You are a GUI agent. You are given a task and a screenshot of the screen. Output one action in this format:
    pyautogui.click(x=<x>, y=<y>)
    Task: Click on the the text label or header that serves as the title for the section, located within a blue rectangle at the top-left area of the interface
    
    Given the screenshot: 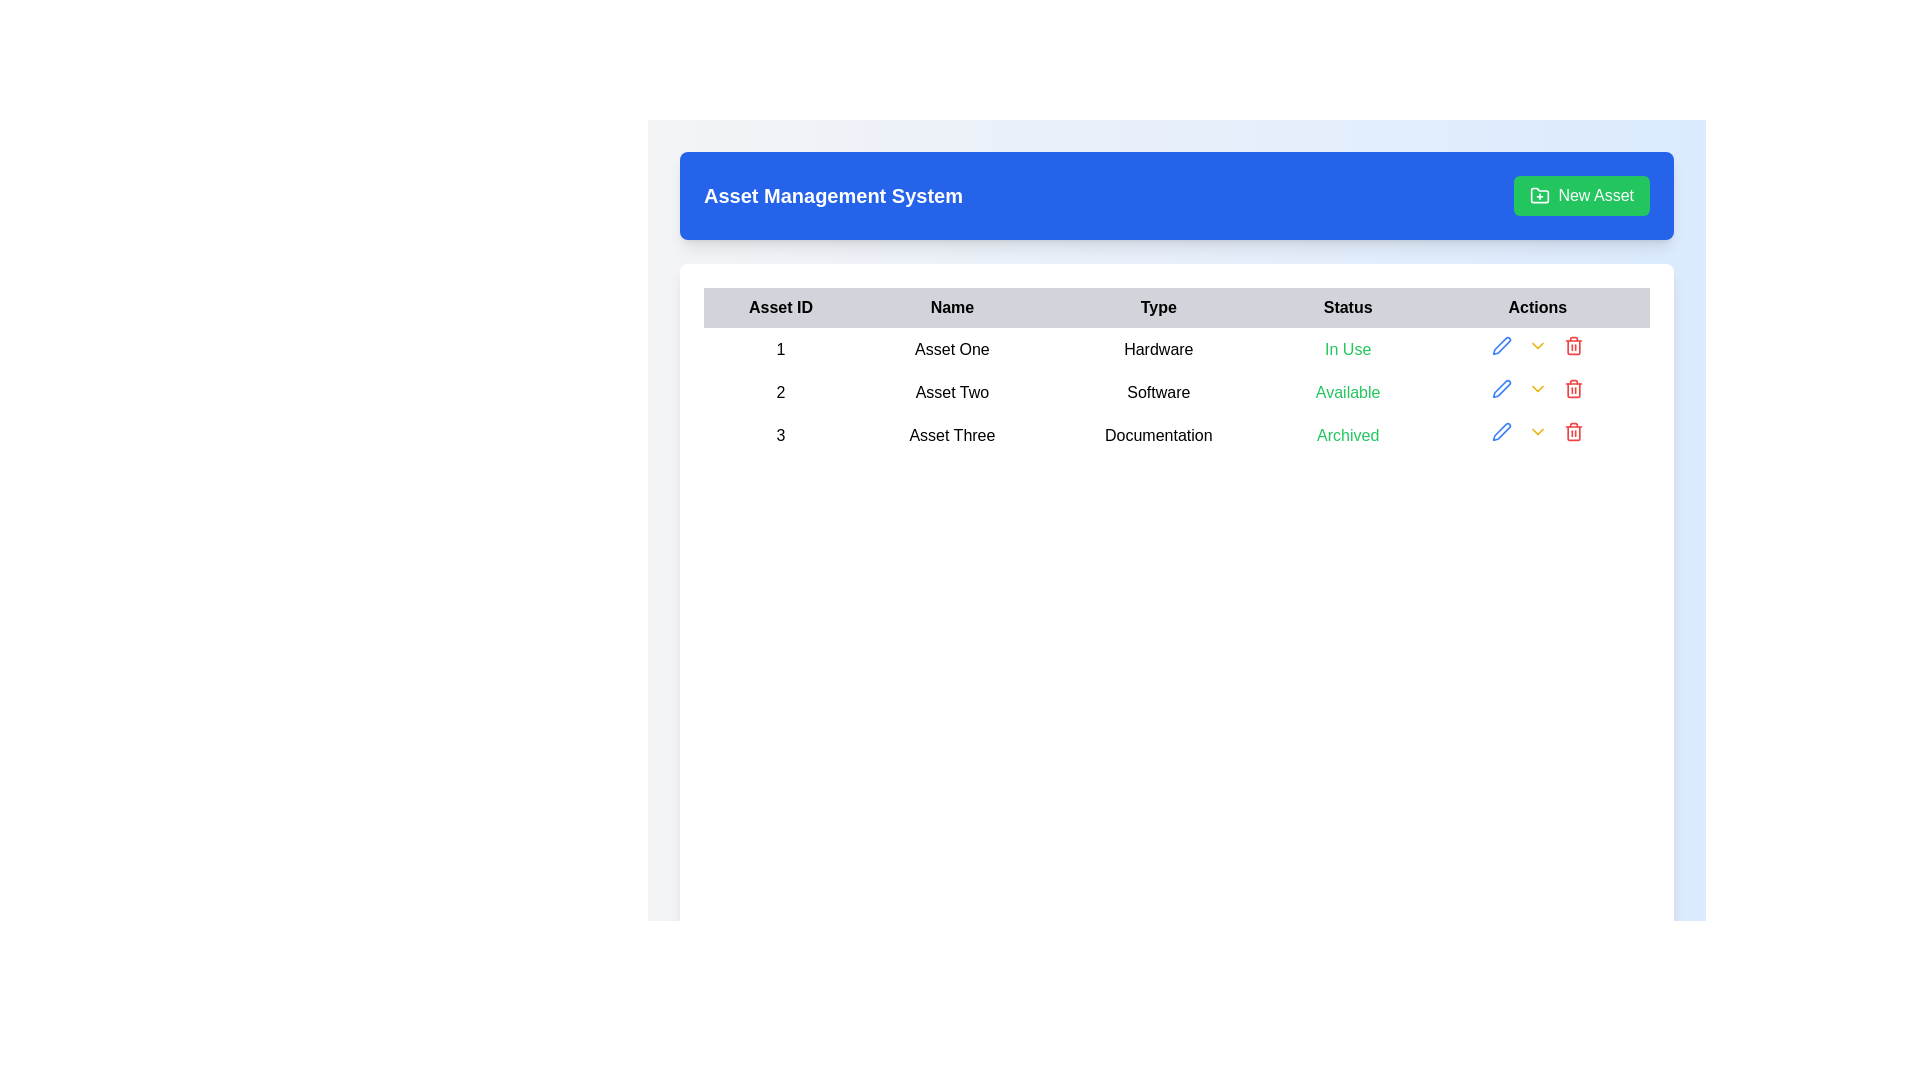 What is the action you would take?
    pyautogui.click(x=833, y=196)
    